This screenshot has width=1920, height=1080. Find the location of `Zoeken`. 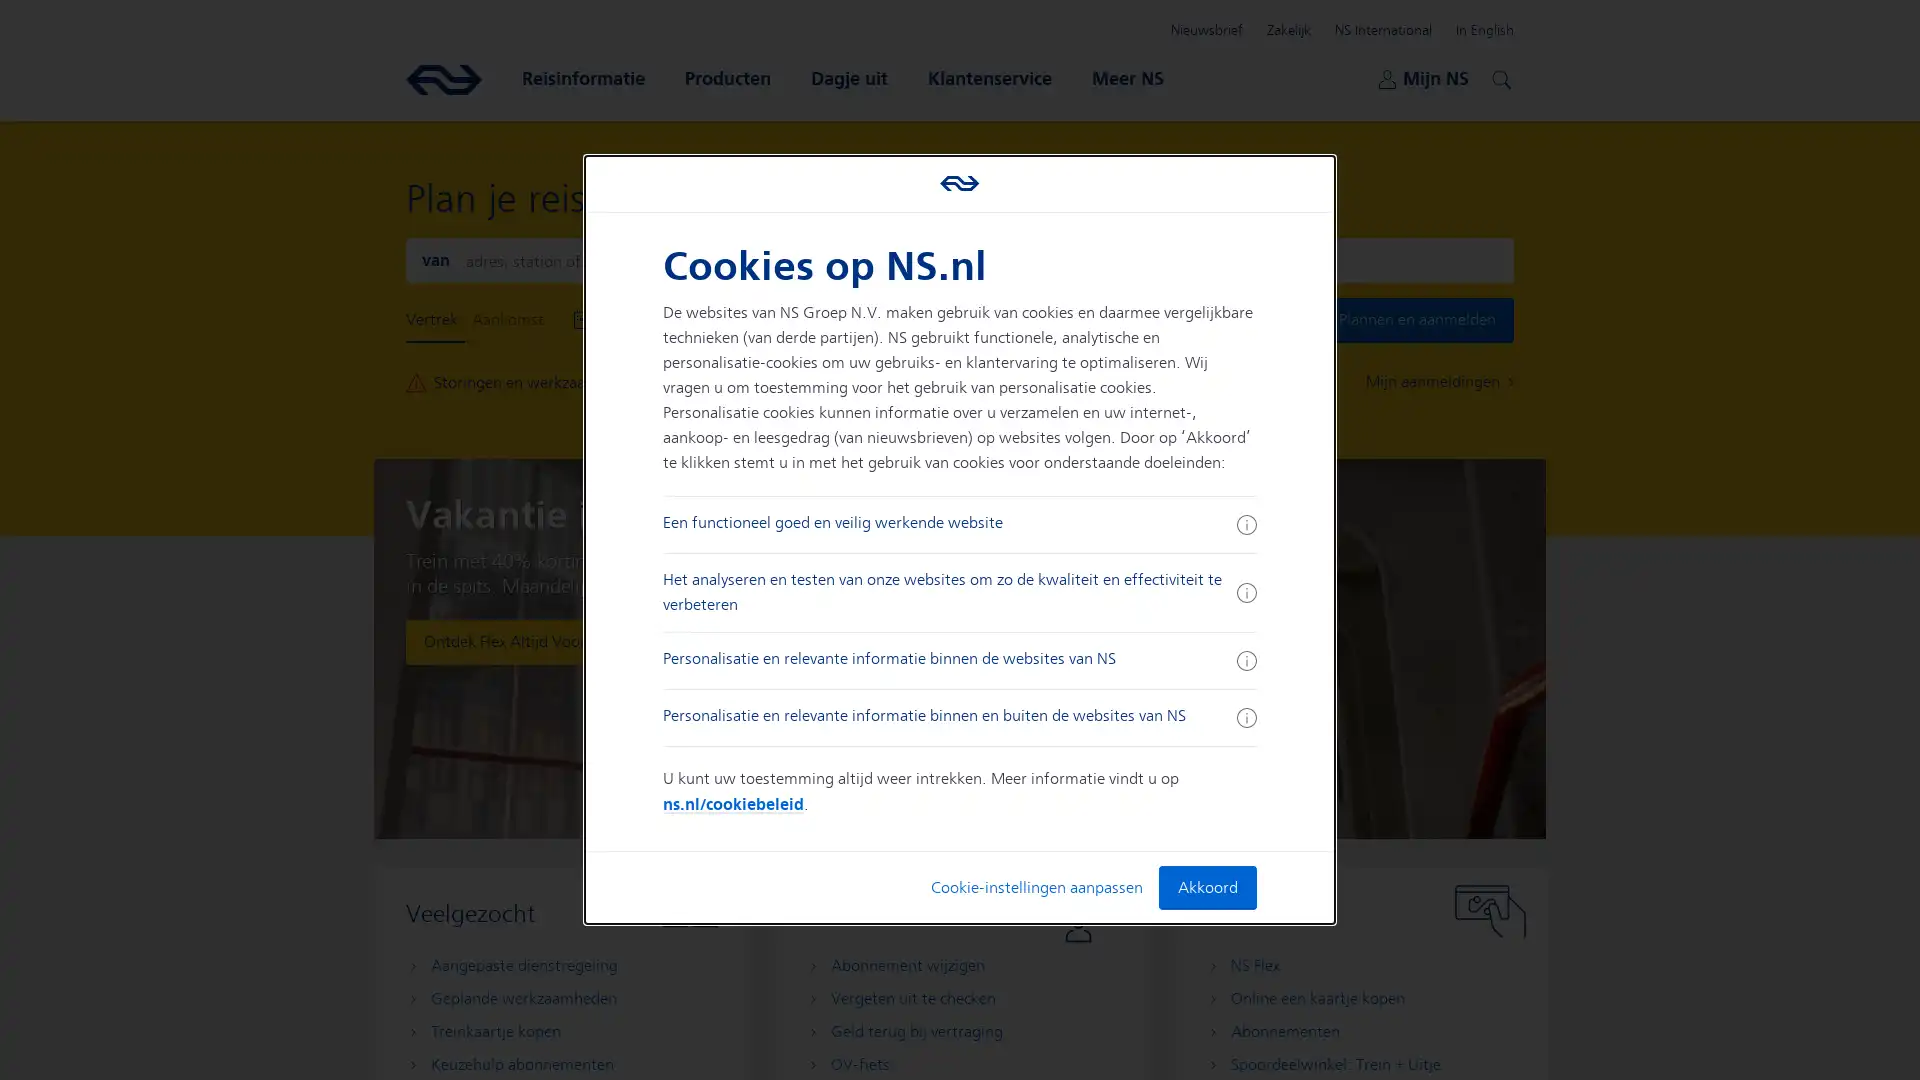

Zoeken is located at coordinates (1498, 76).